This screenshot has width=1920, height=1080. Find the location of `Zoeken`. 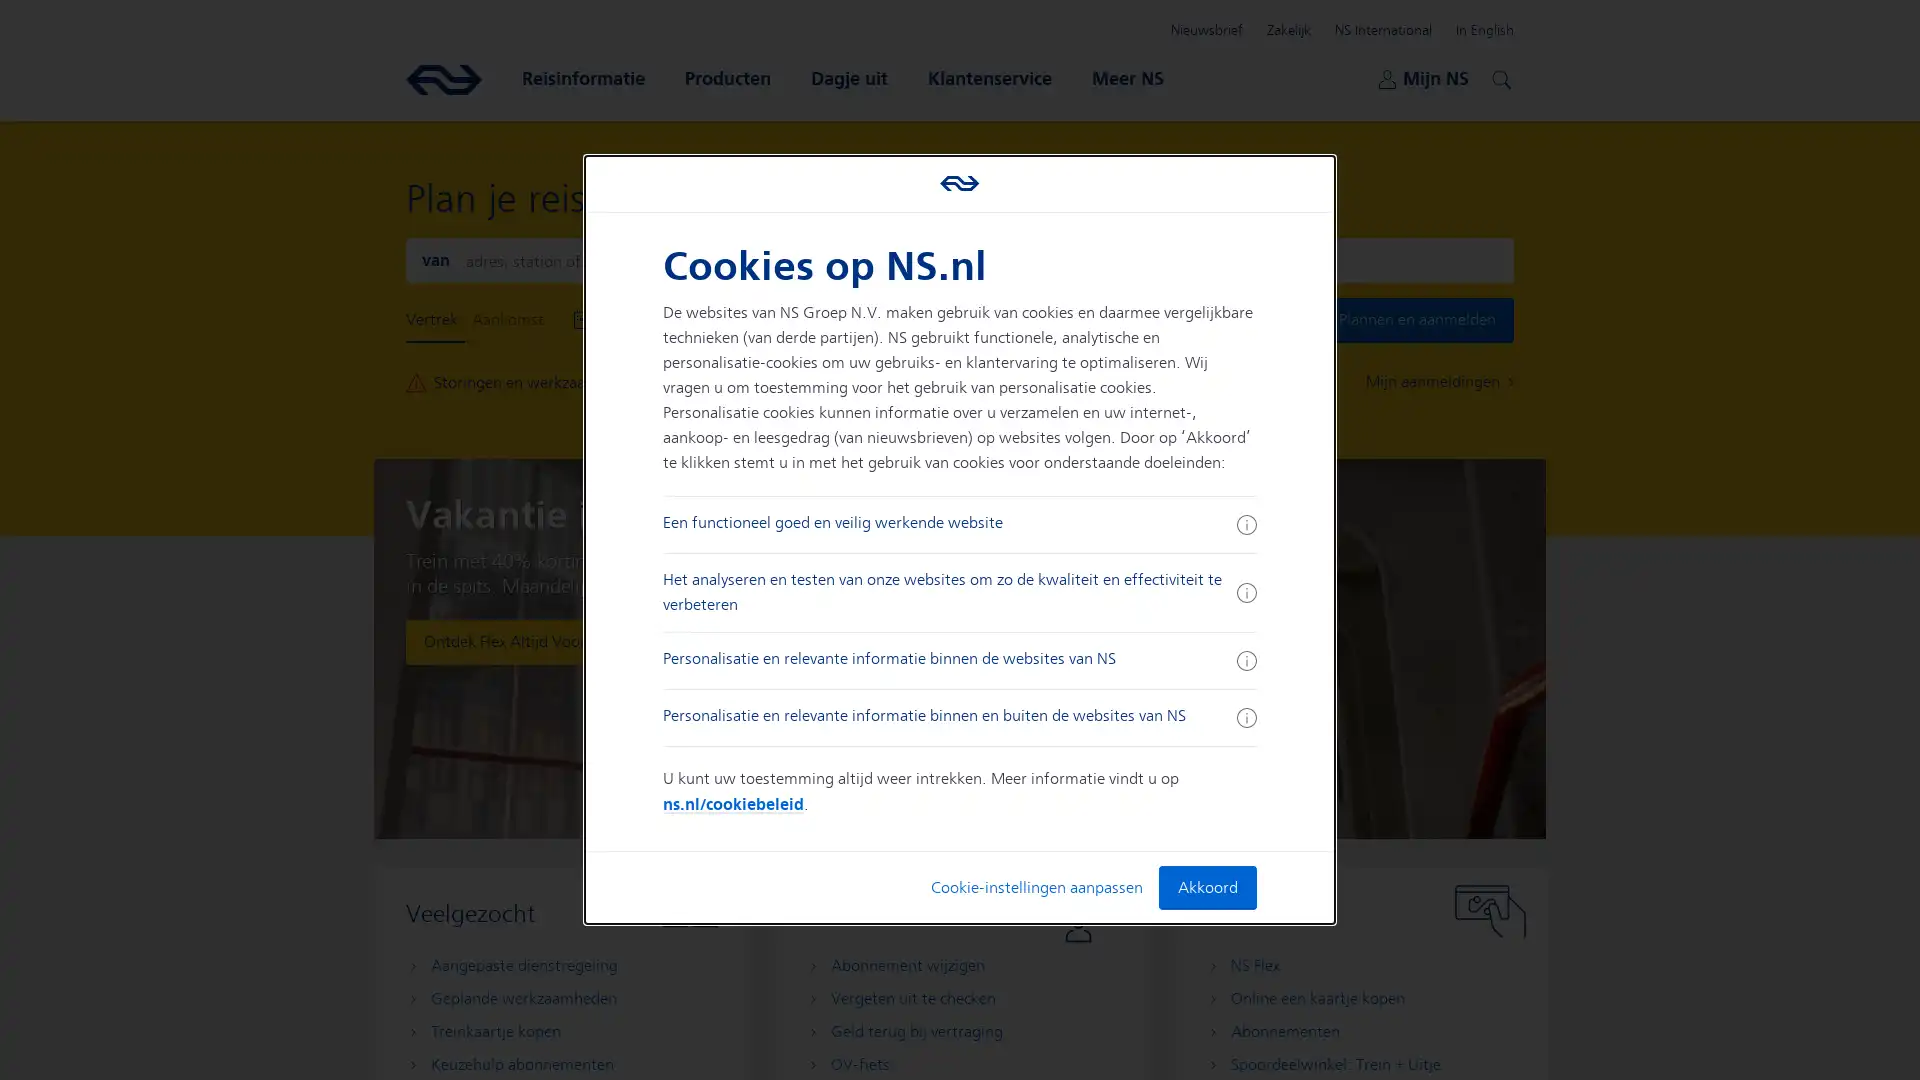

Zoeken is located at coordinates (1498, 76).